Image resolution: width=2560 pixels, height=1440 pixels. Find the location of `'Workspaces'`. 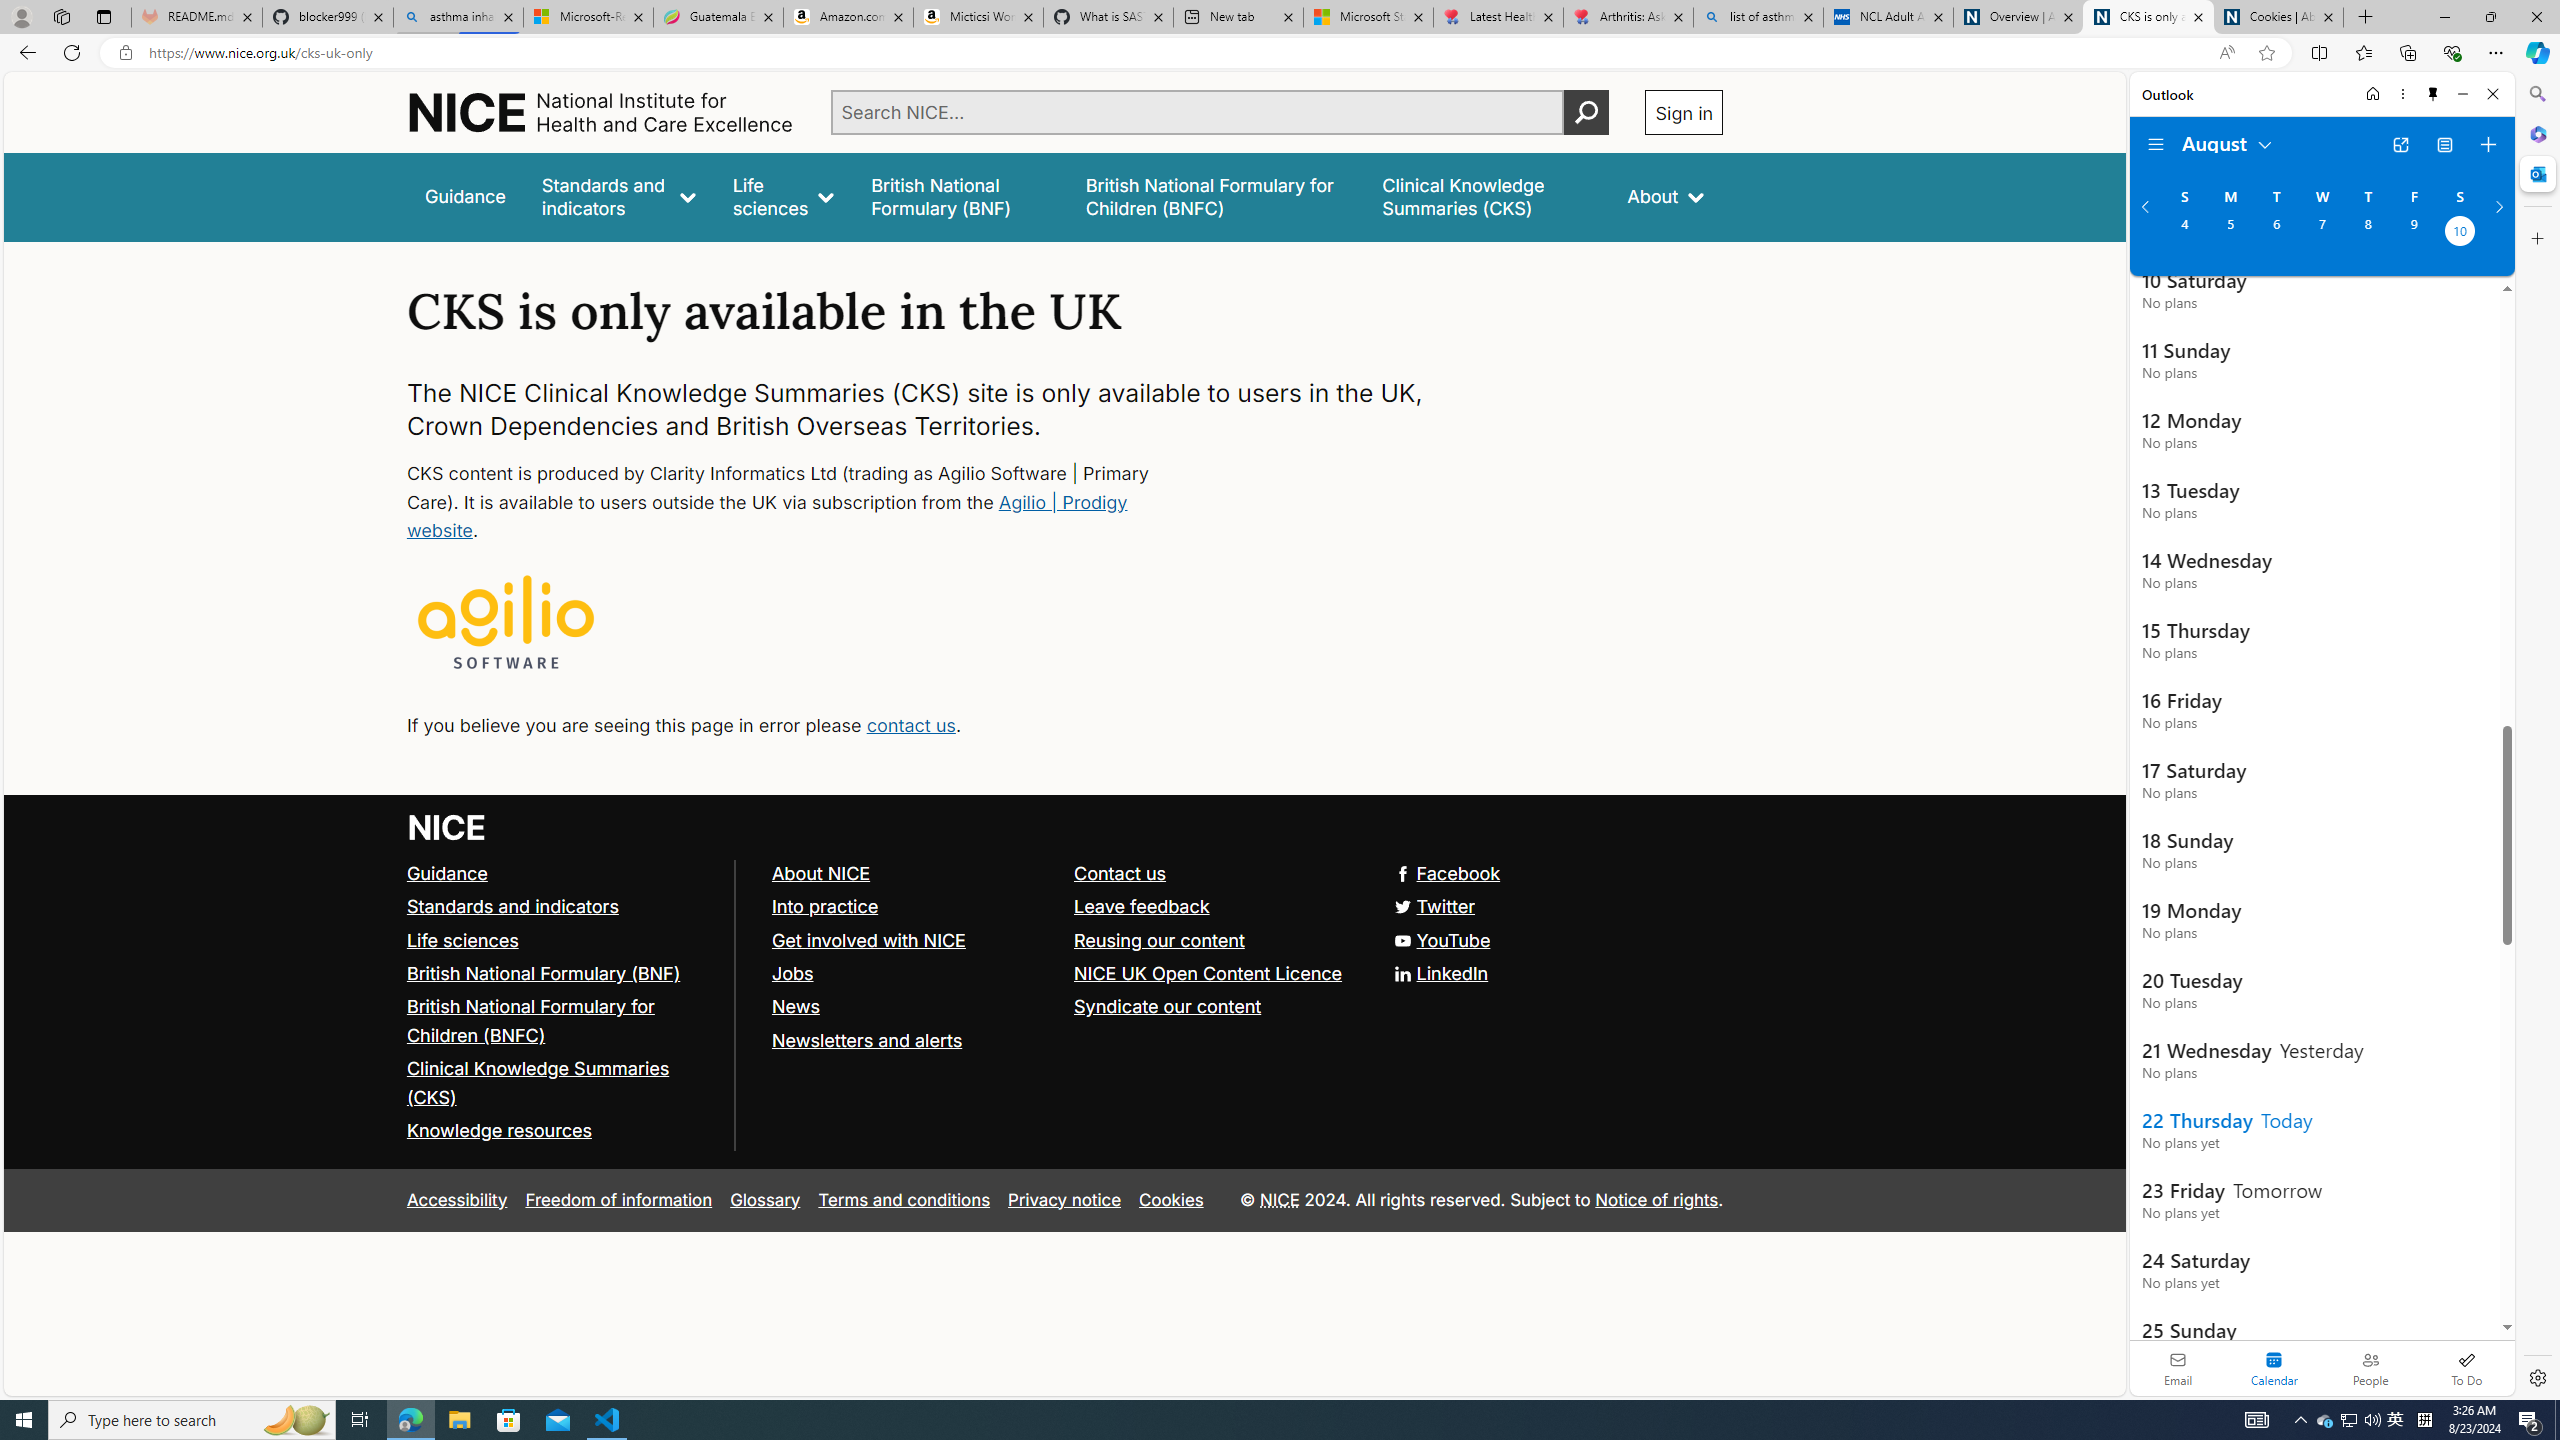

'Workspaces' is located at coordinates (61, 16).